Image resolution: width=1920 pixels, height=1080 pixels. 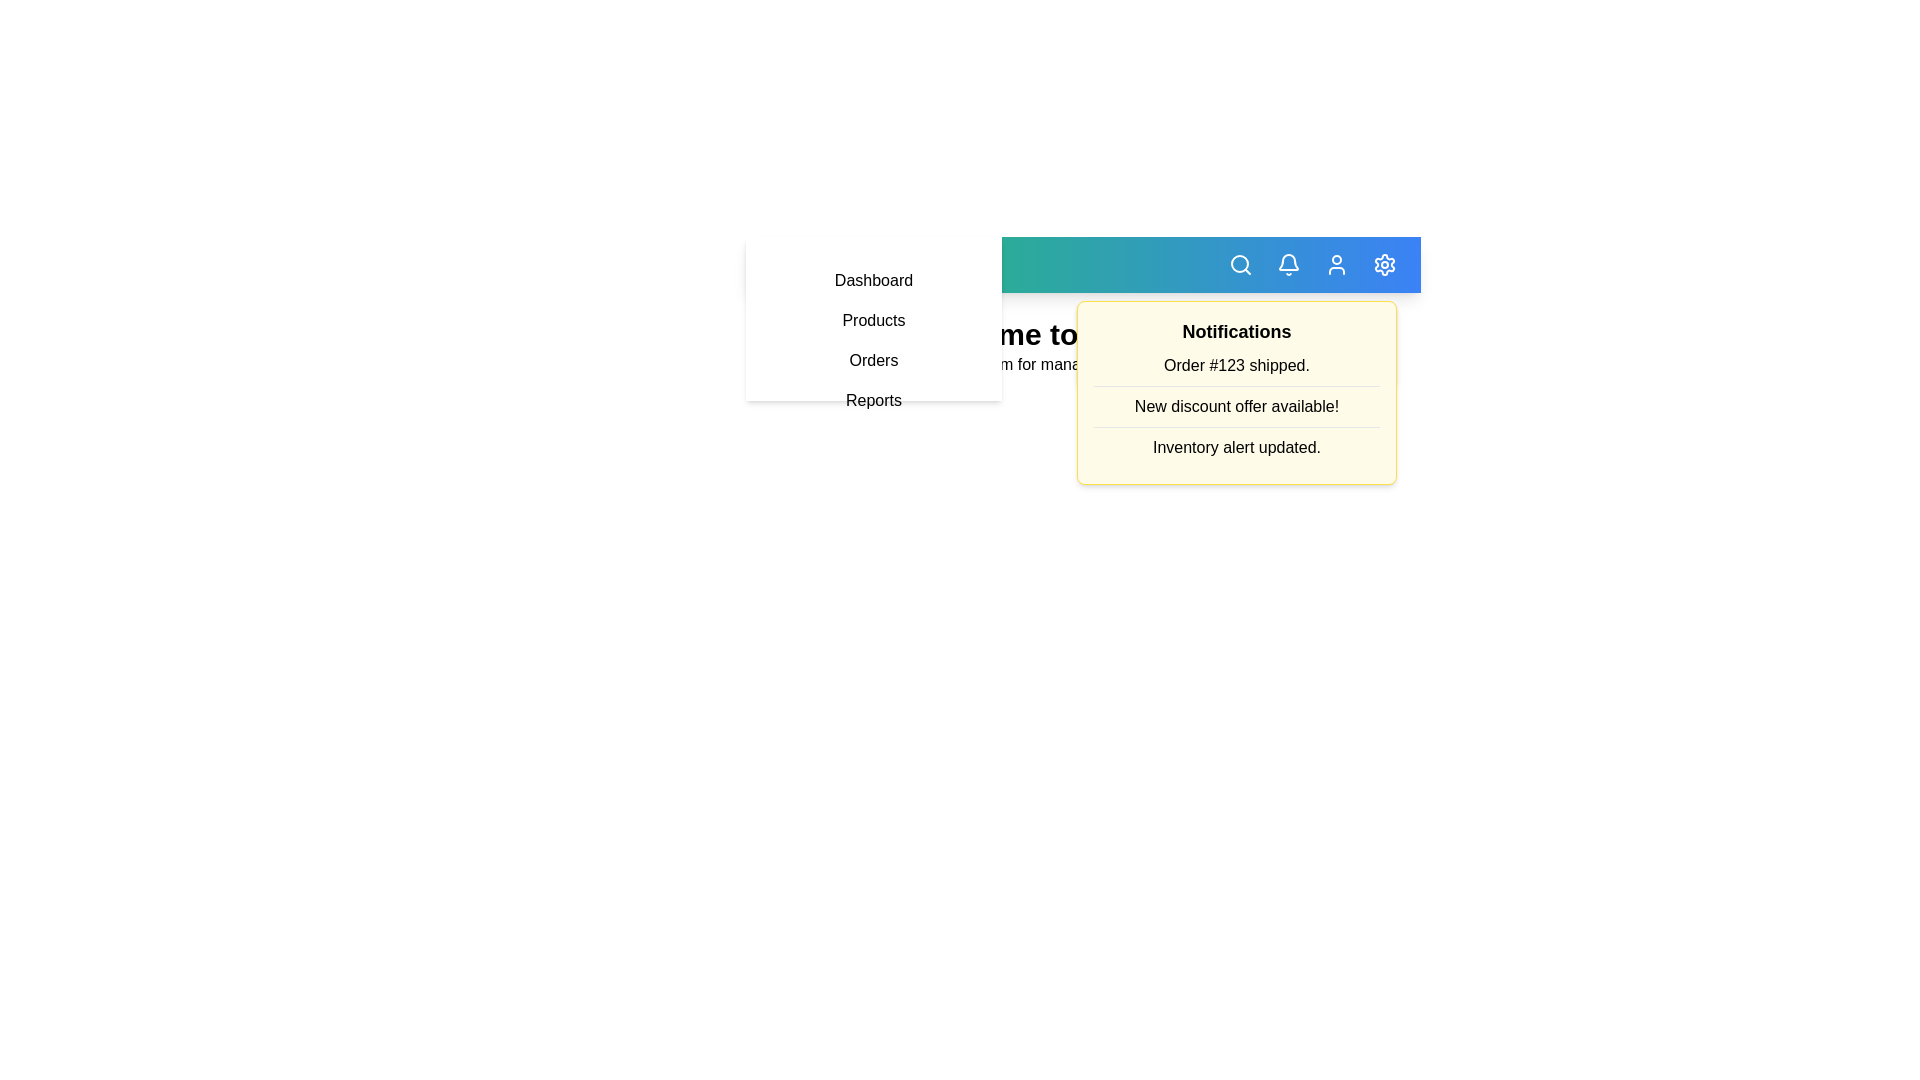 I want to click on the bell-shaped notification icon located in the top-right corner of the interface, so click(x=1289, y=264).